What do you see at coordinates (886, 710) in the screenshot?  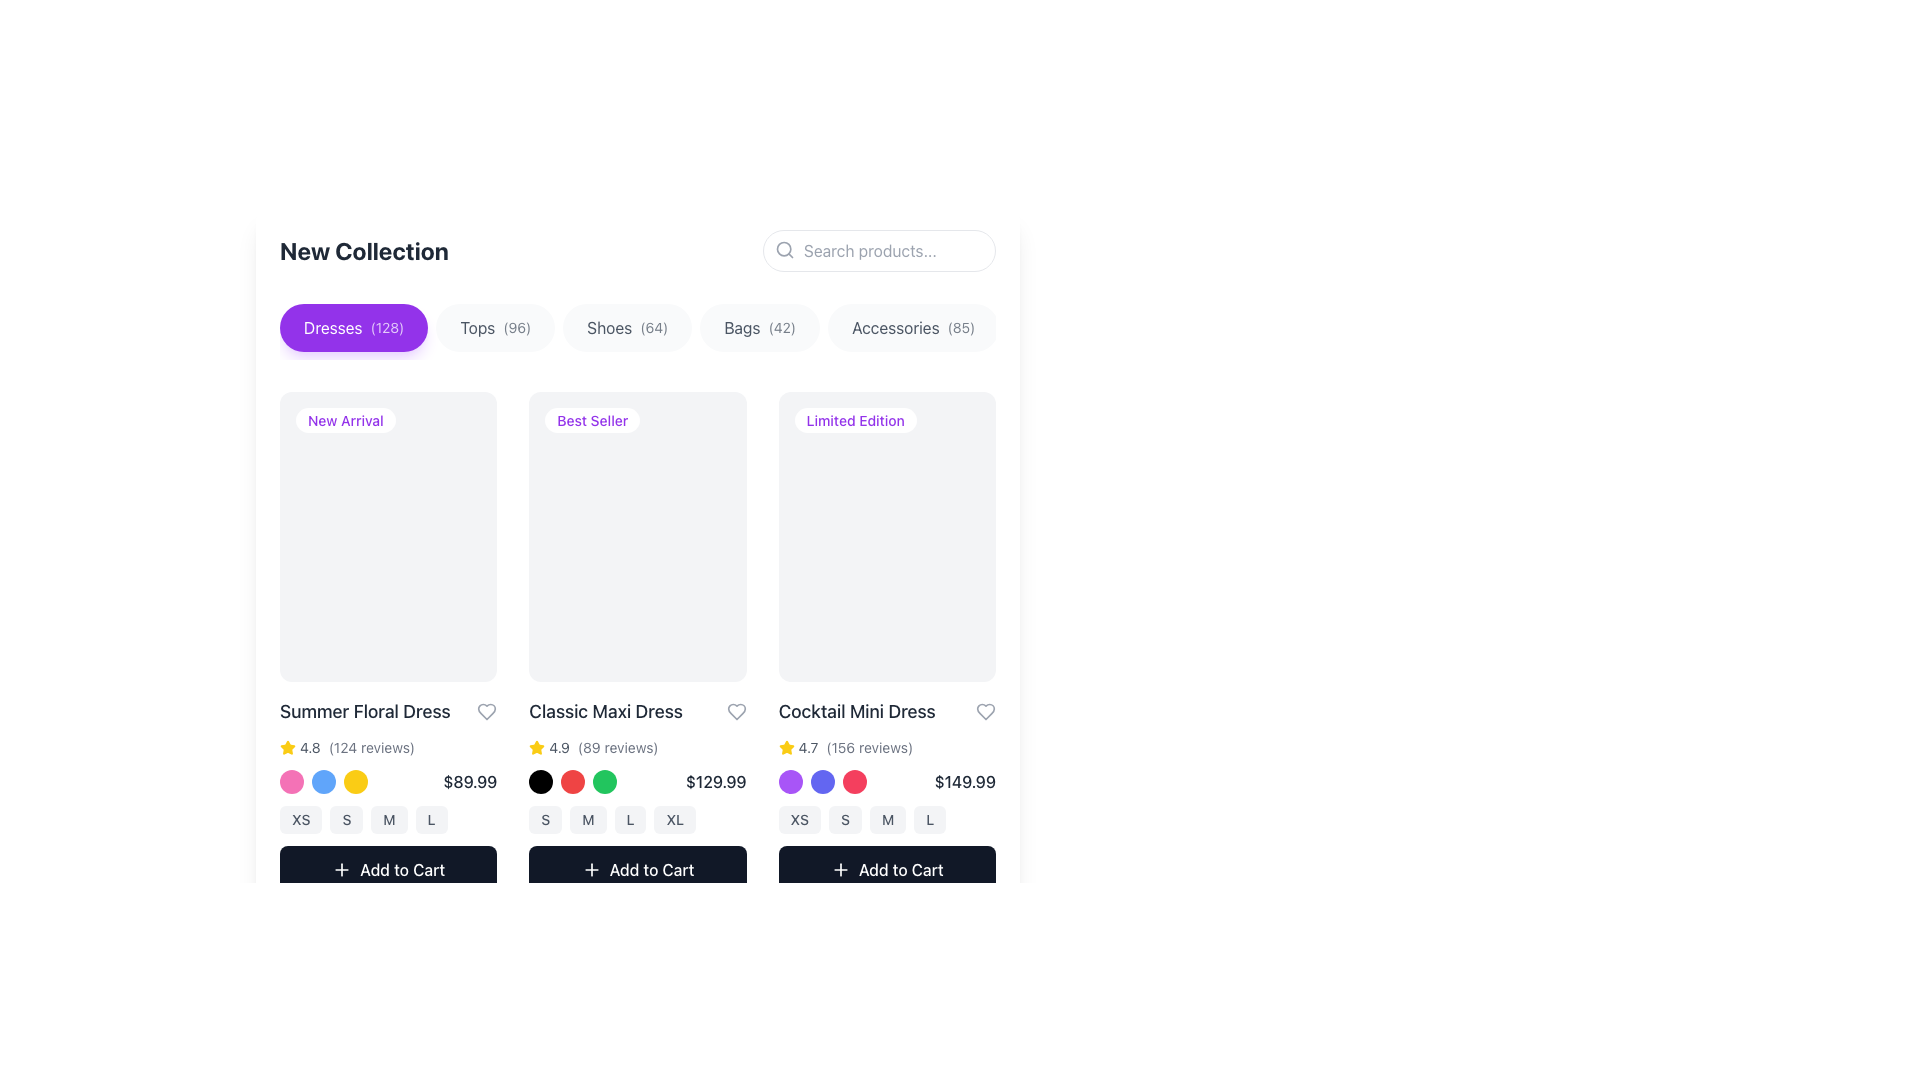 I see `the text label displaying 'Cocktail Mini Dress'` at bounding box center [886, 710].